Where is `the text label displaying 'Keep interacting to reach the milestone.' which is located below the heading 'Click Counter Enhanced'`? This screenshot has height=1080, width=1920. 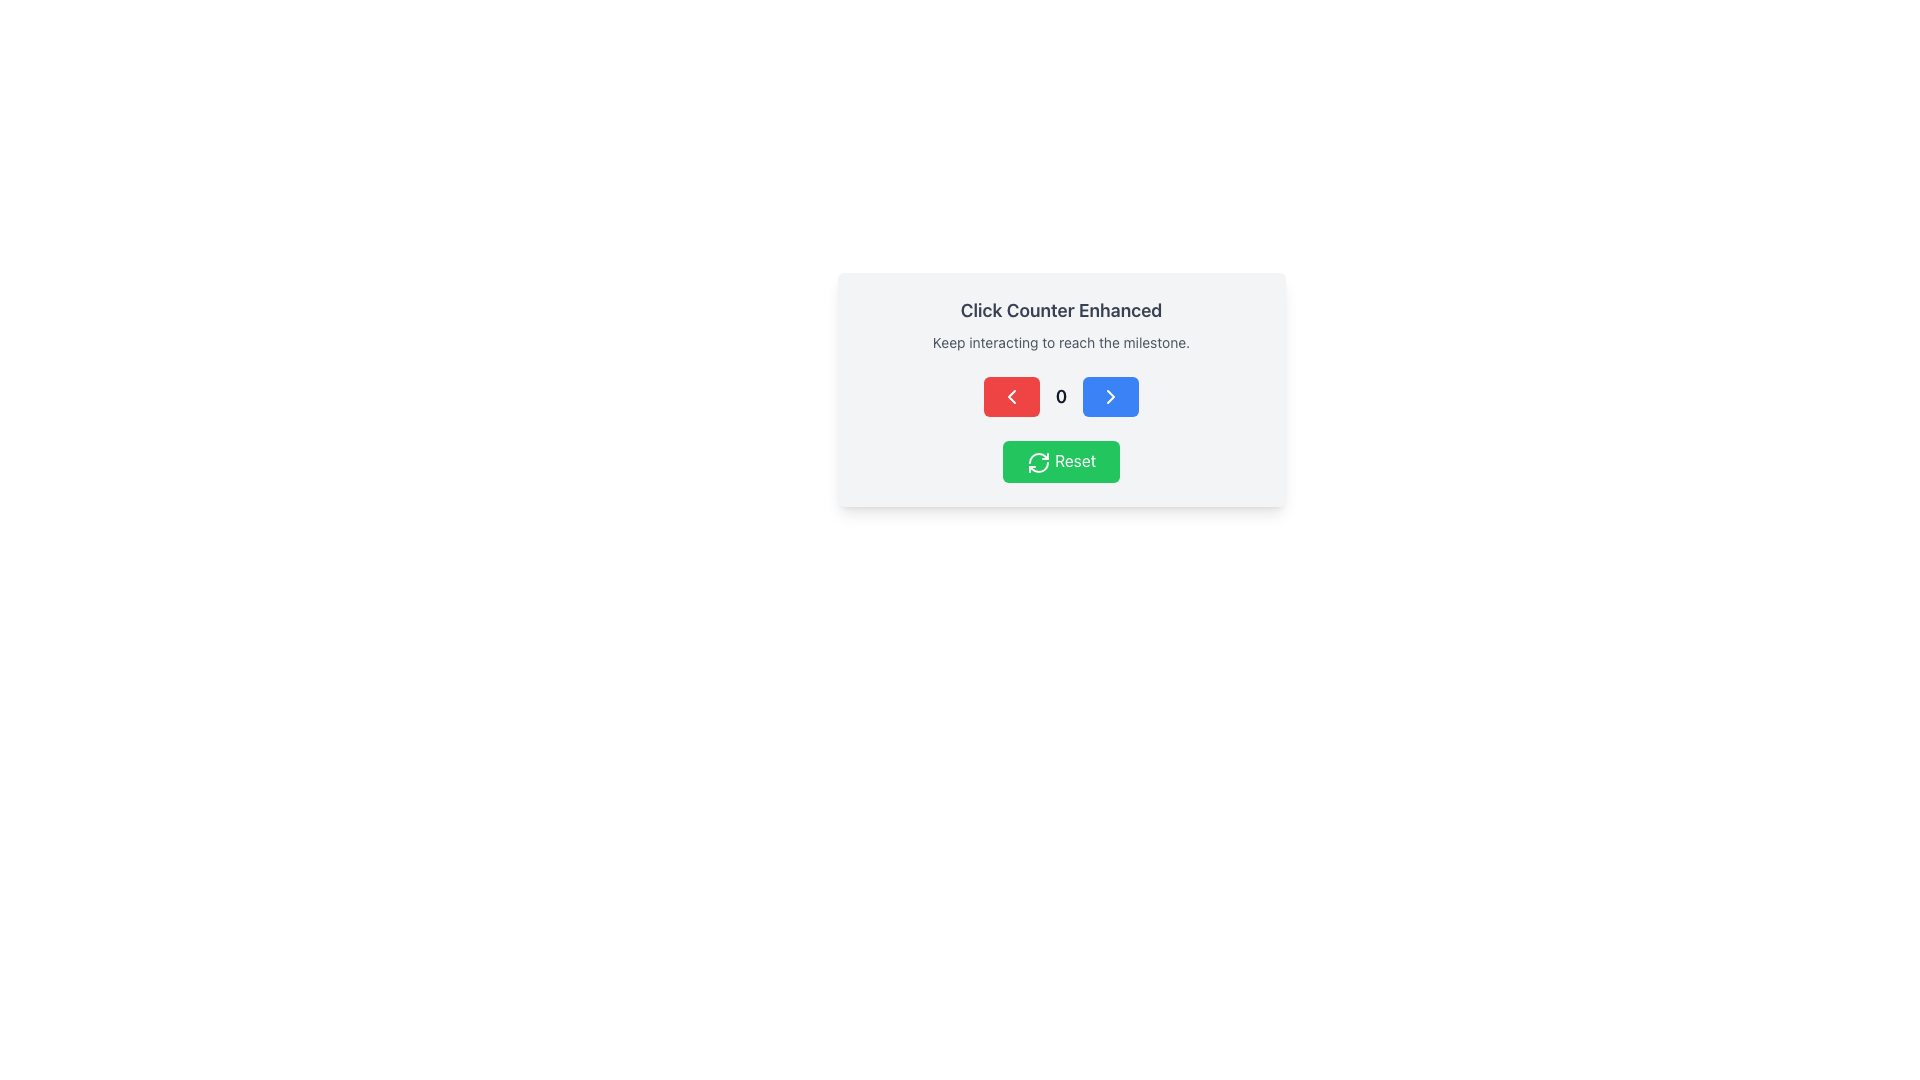 the text label displaying 'Keep interacting to reach the milestone.' which is located below the heading 'Click Counter Enhanced' is located at coordinates (1060, 342).